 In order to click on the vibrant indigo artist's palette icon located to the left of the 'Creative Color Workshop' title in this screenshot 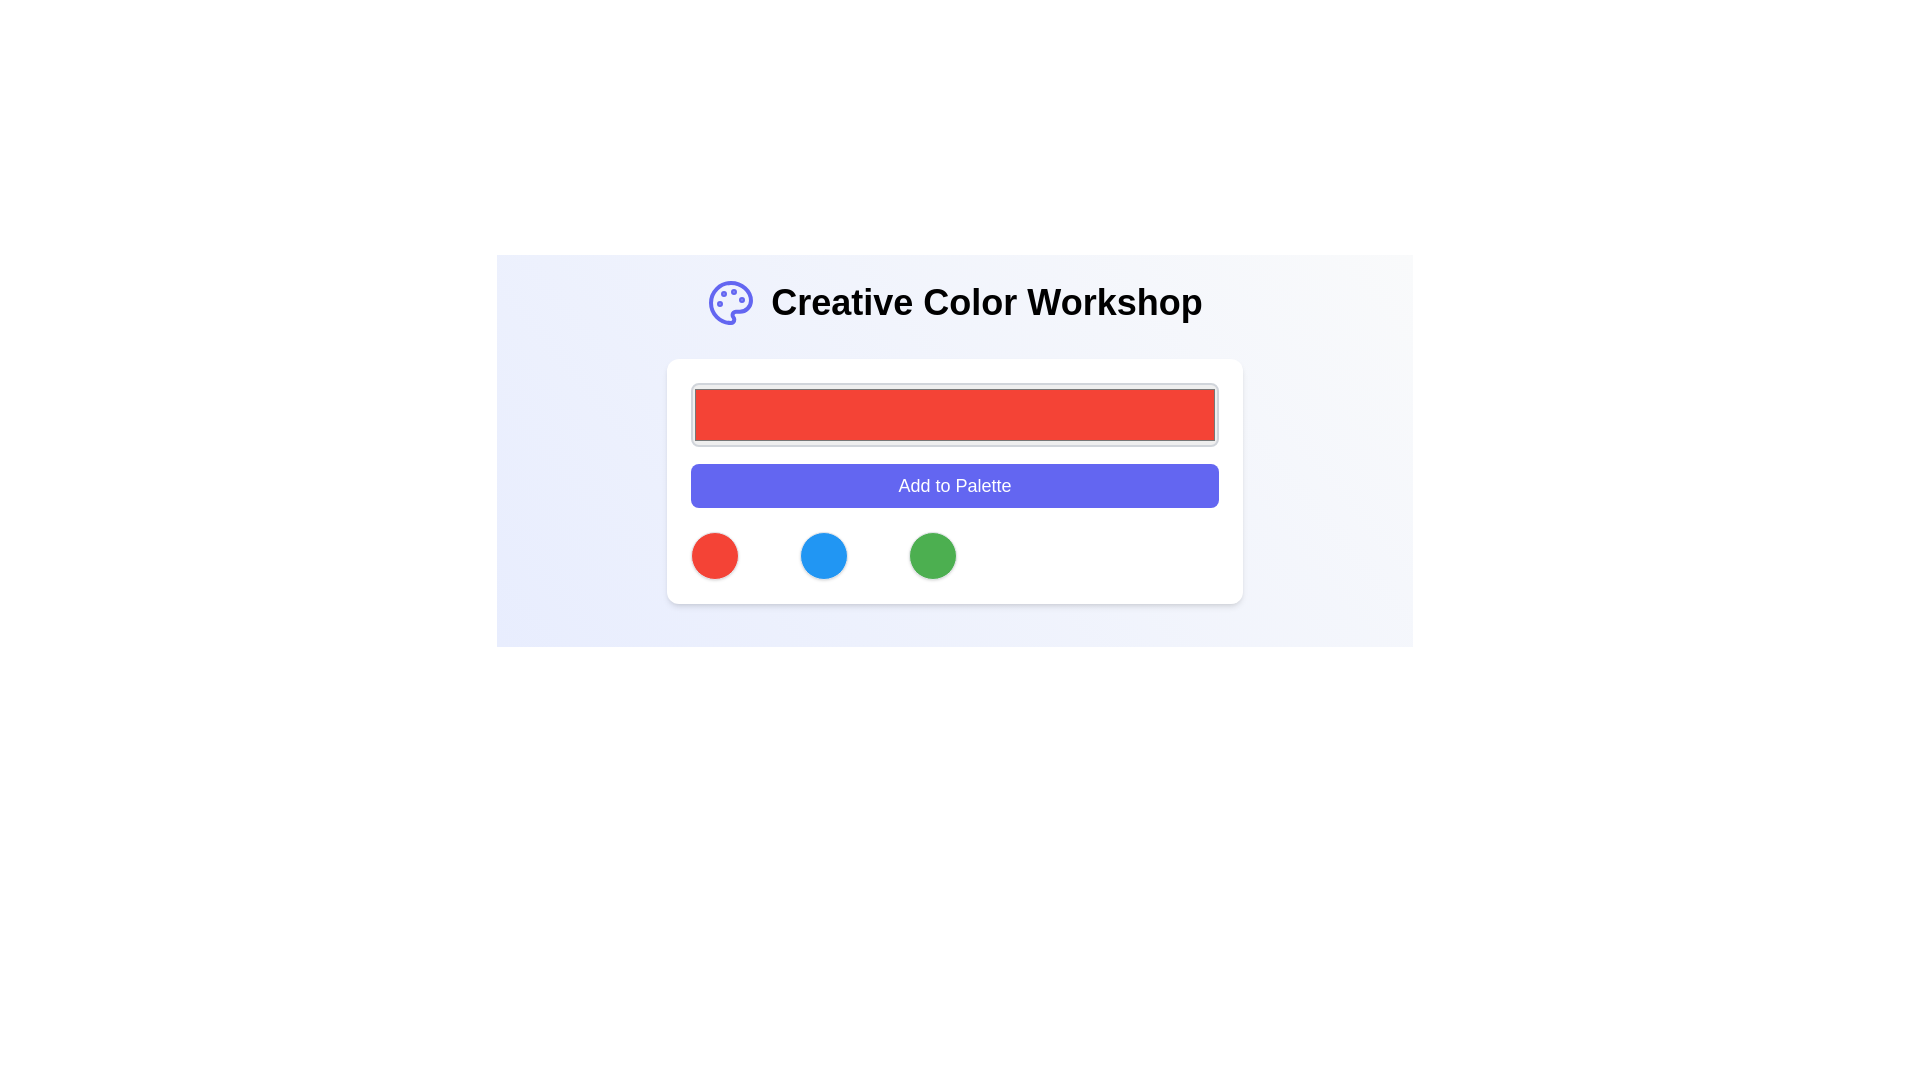, I will do `click(730, 303)`.